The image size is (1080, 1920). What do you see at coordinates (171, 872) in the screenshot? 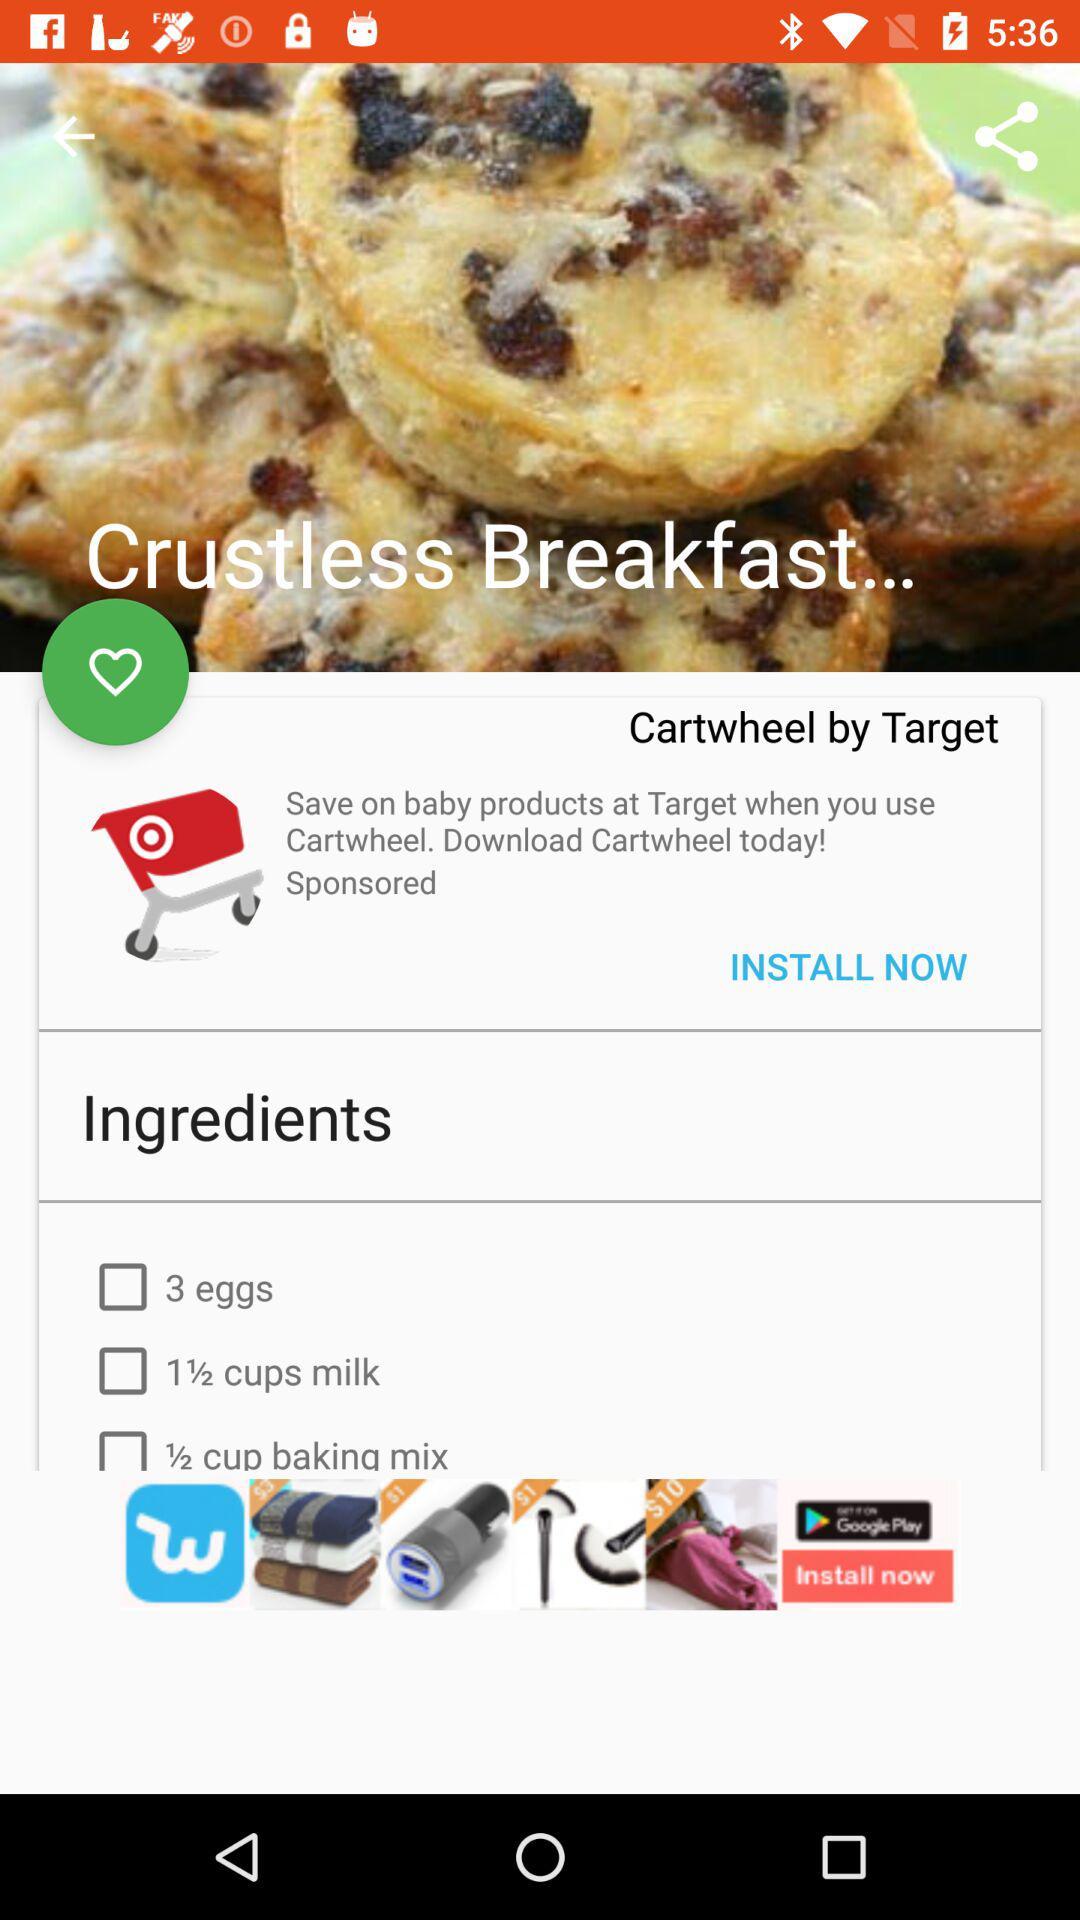
I see `install app` at bounding box center [171, 872].